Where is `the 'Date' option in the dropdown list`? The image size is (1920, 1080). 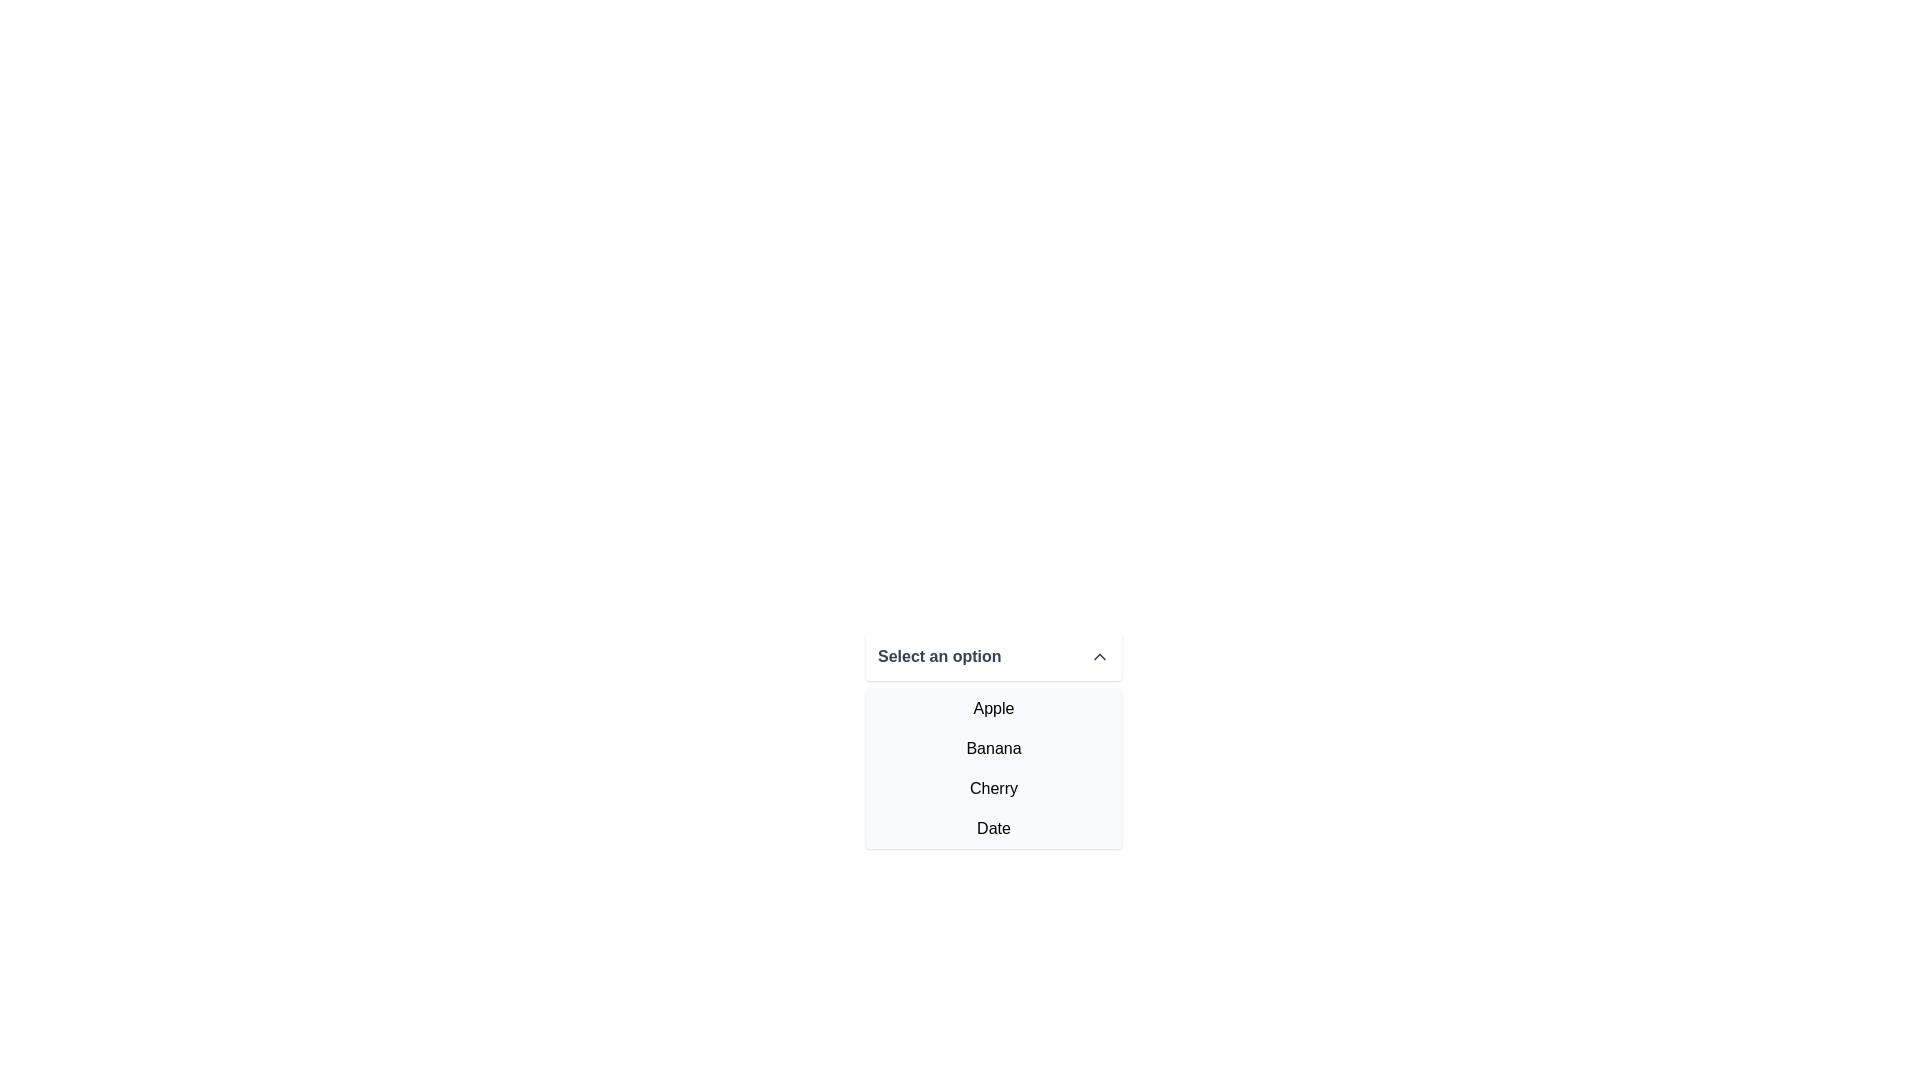
the 'Date' option in the dropdown list is located at coordinates (993, 829).